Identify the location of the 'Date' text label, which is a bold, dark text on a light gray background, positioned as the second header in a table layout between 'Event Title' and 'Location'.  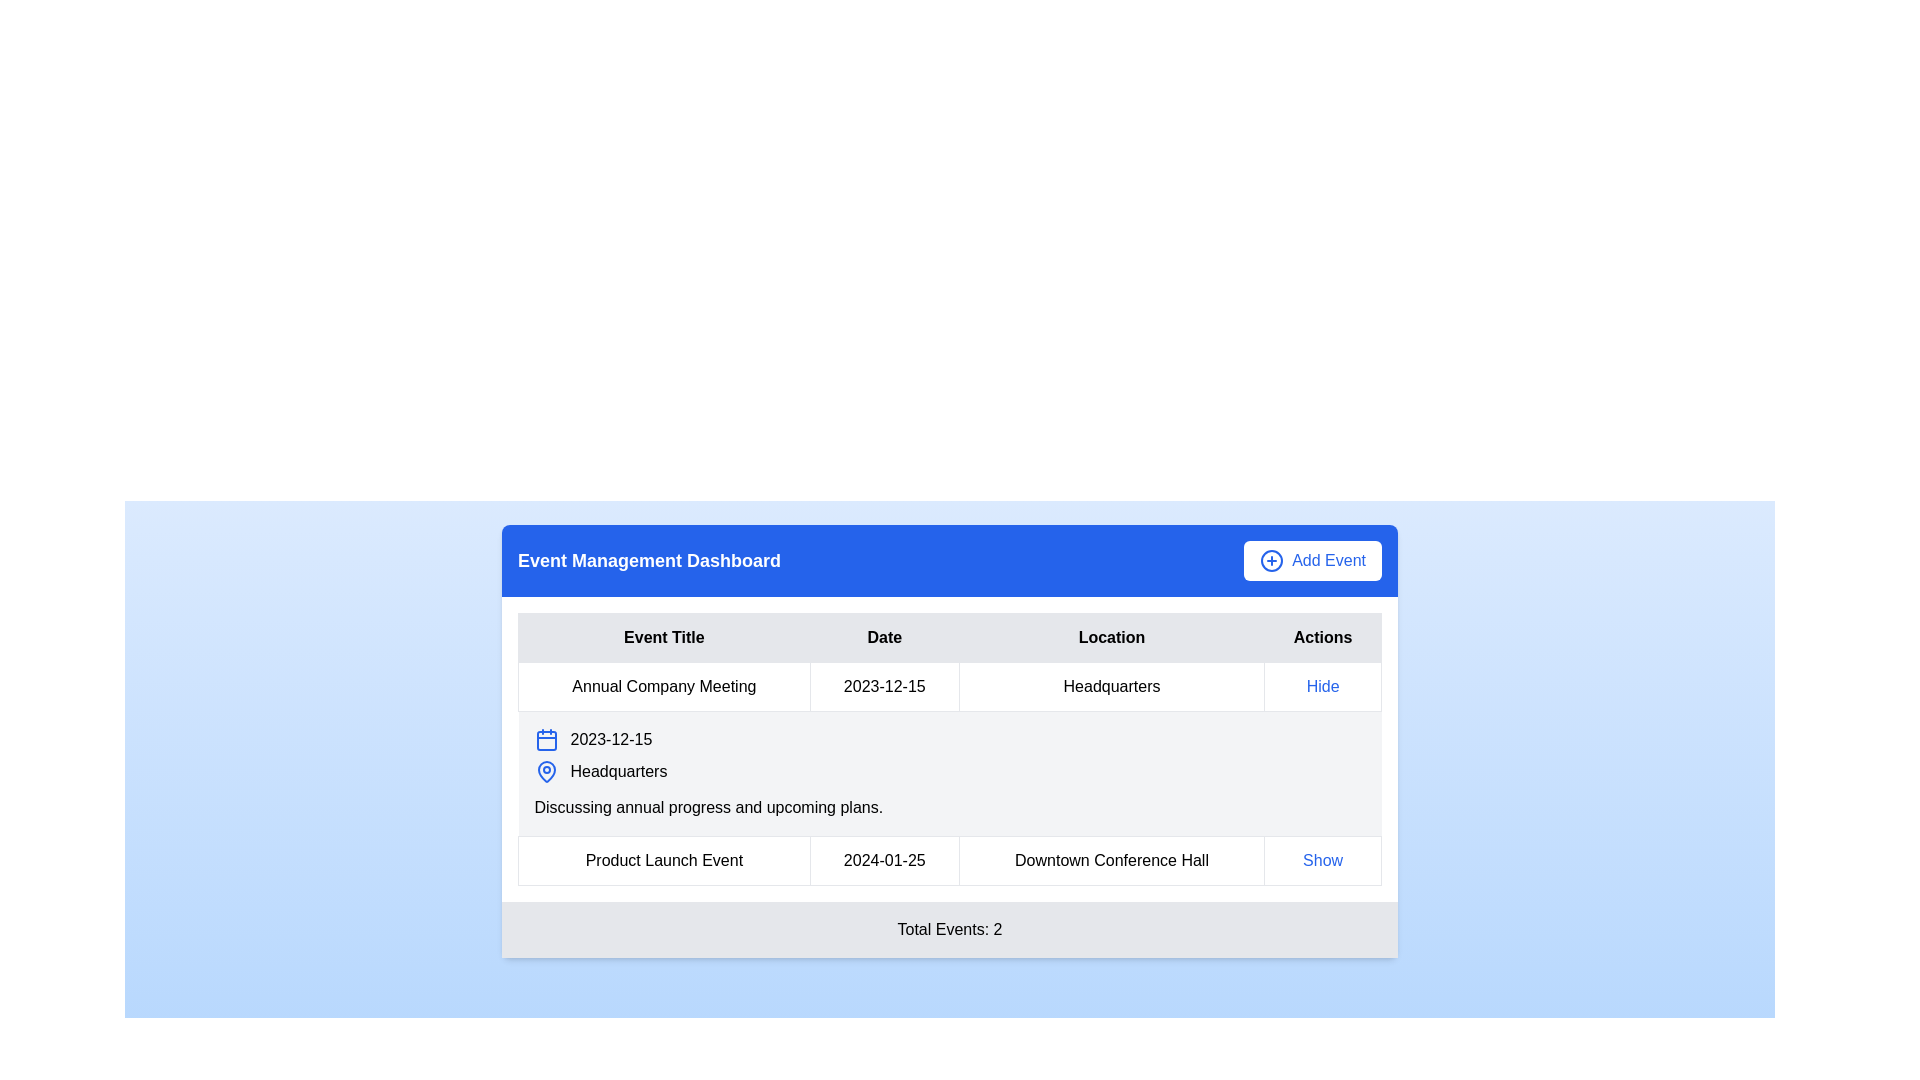
(883, 637).